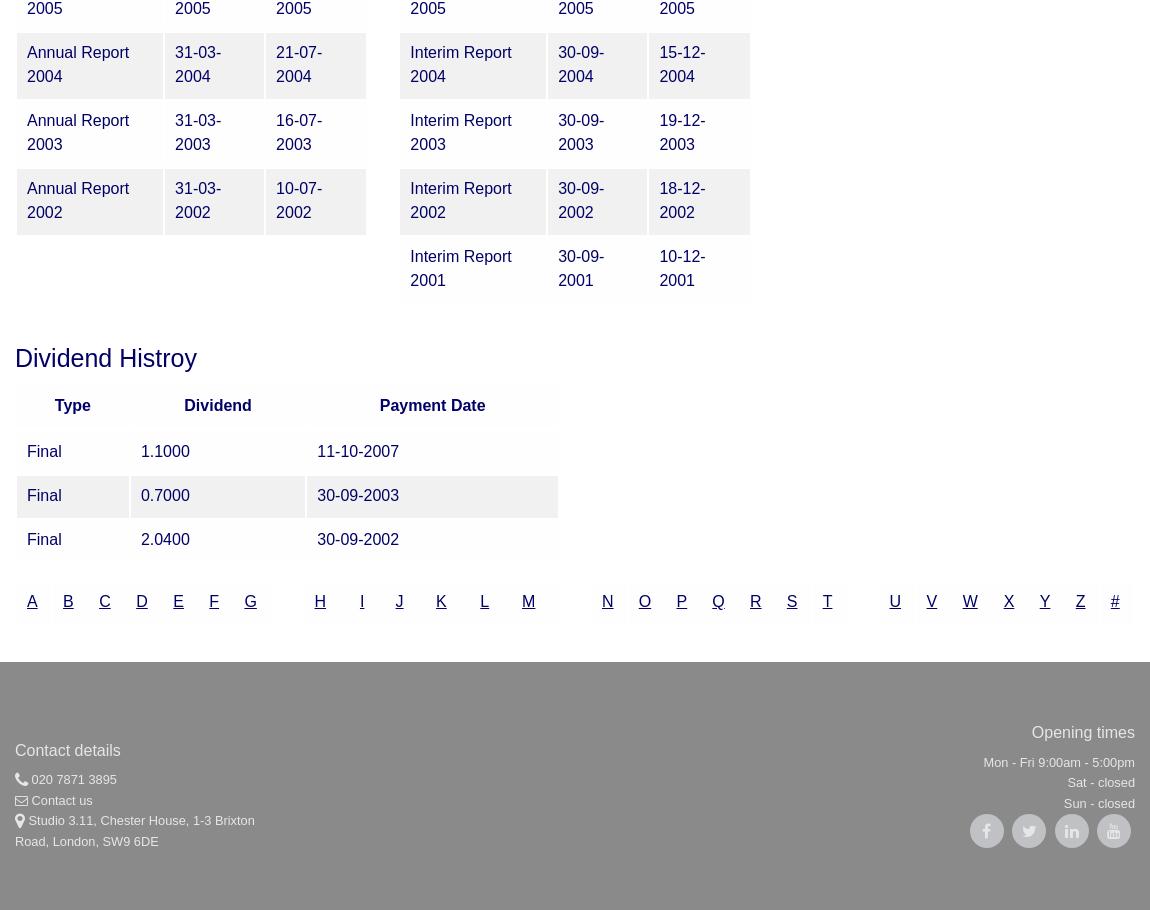 The image size is (1150, 910). Describe the element at coordinates (432, 404) in the screenshot. I see `'Payment Date'` at that location.